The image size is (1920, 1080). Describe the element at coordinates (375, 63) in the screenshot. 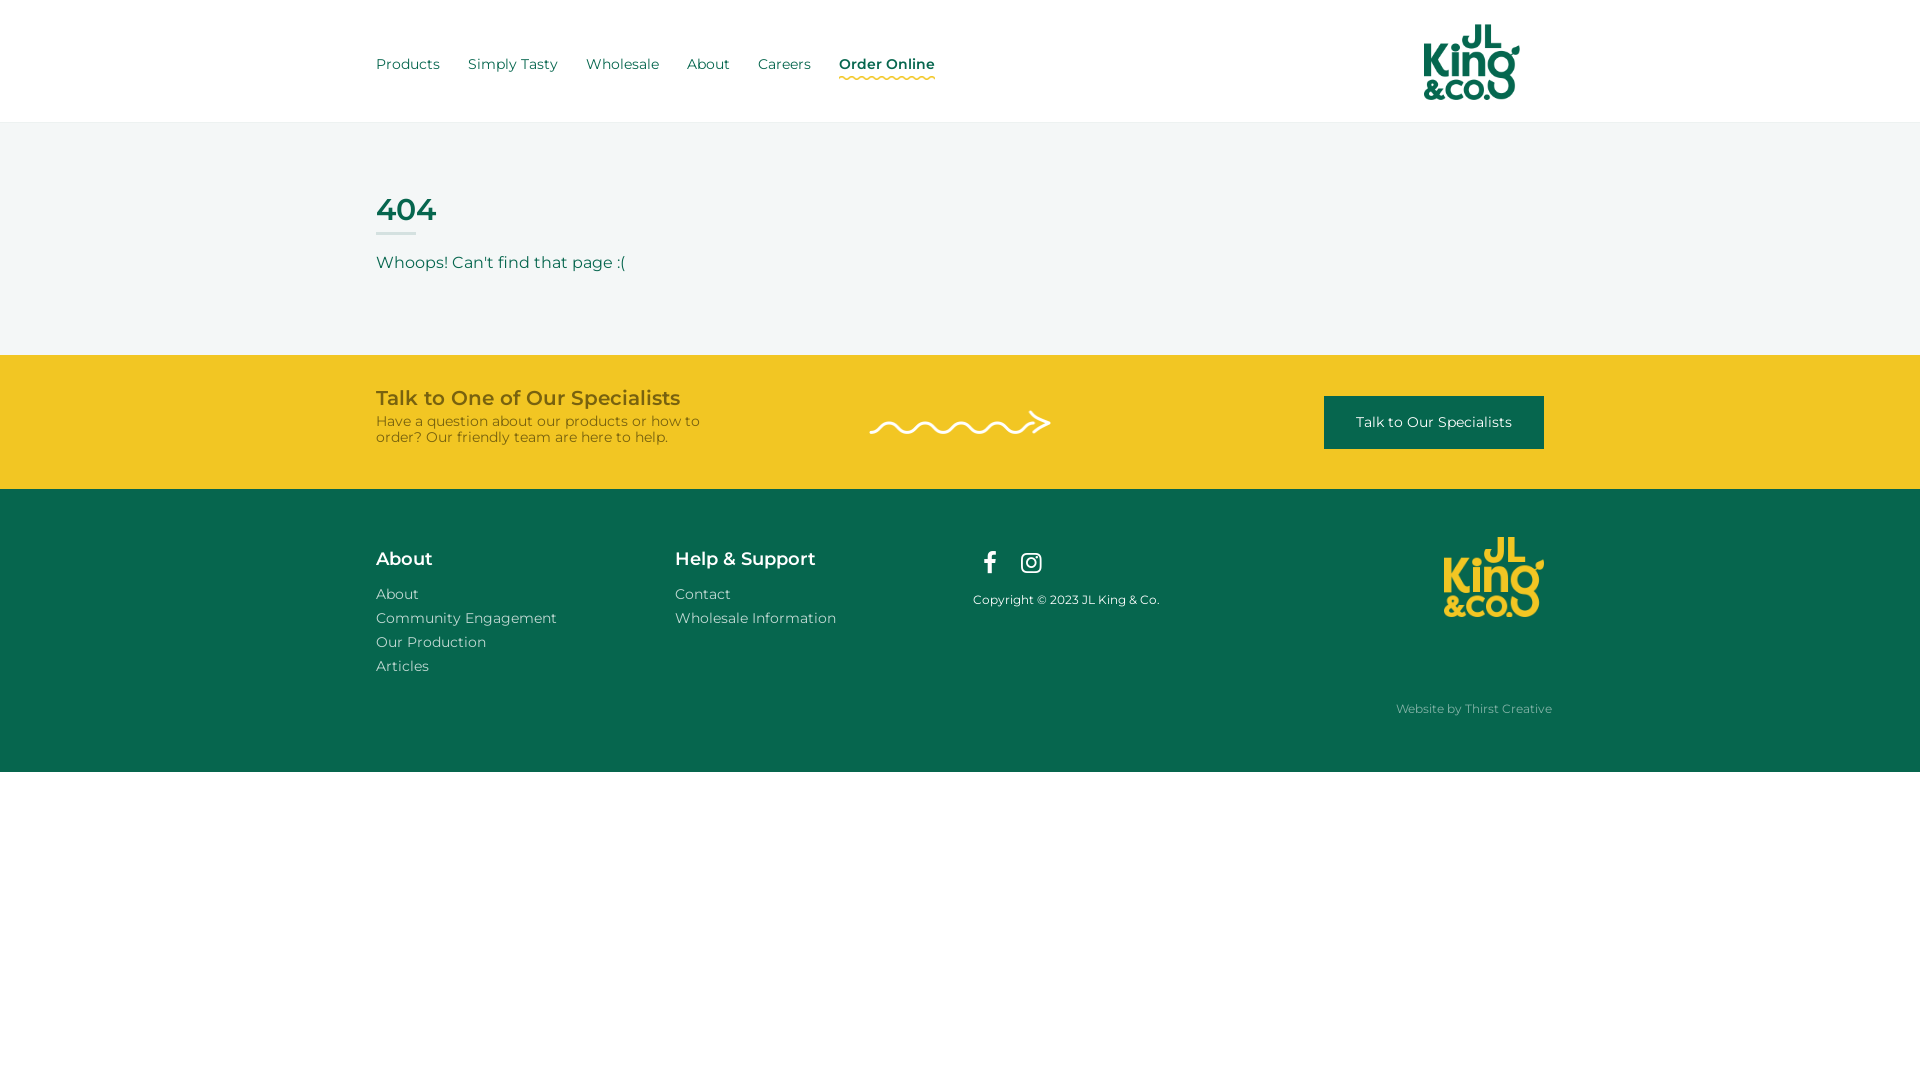

I see `'Products'` at that location.